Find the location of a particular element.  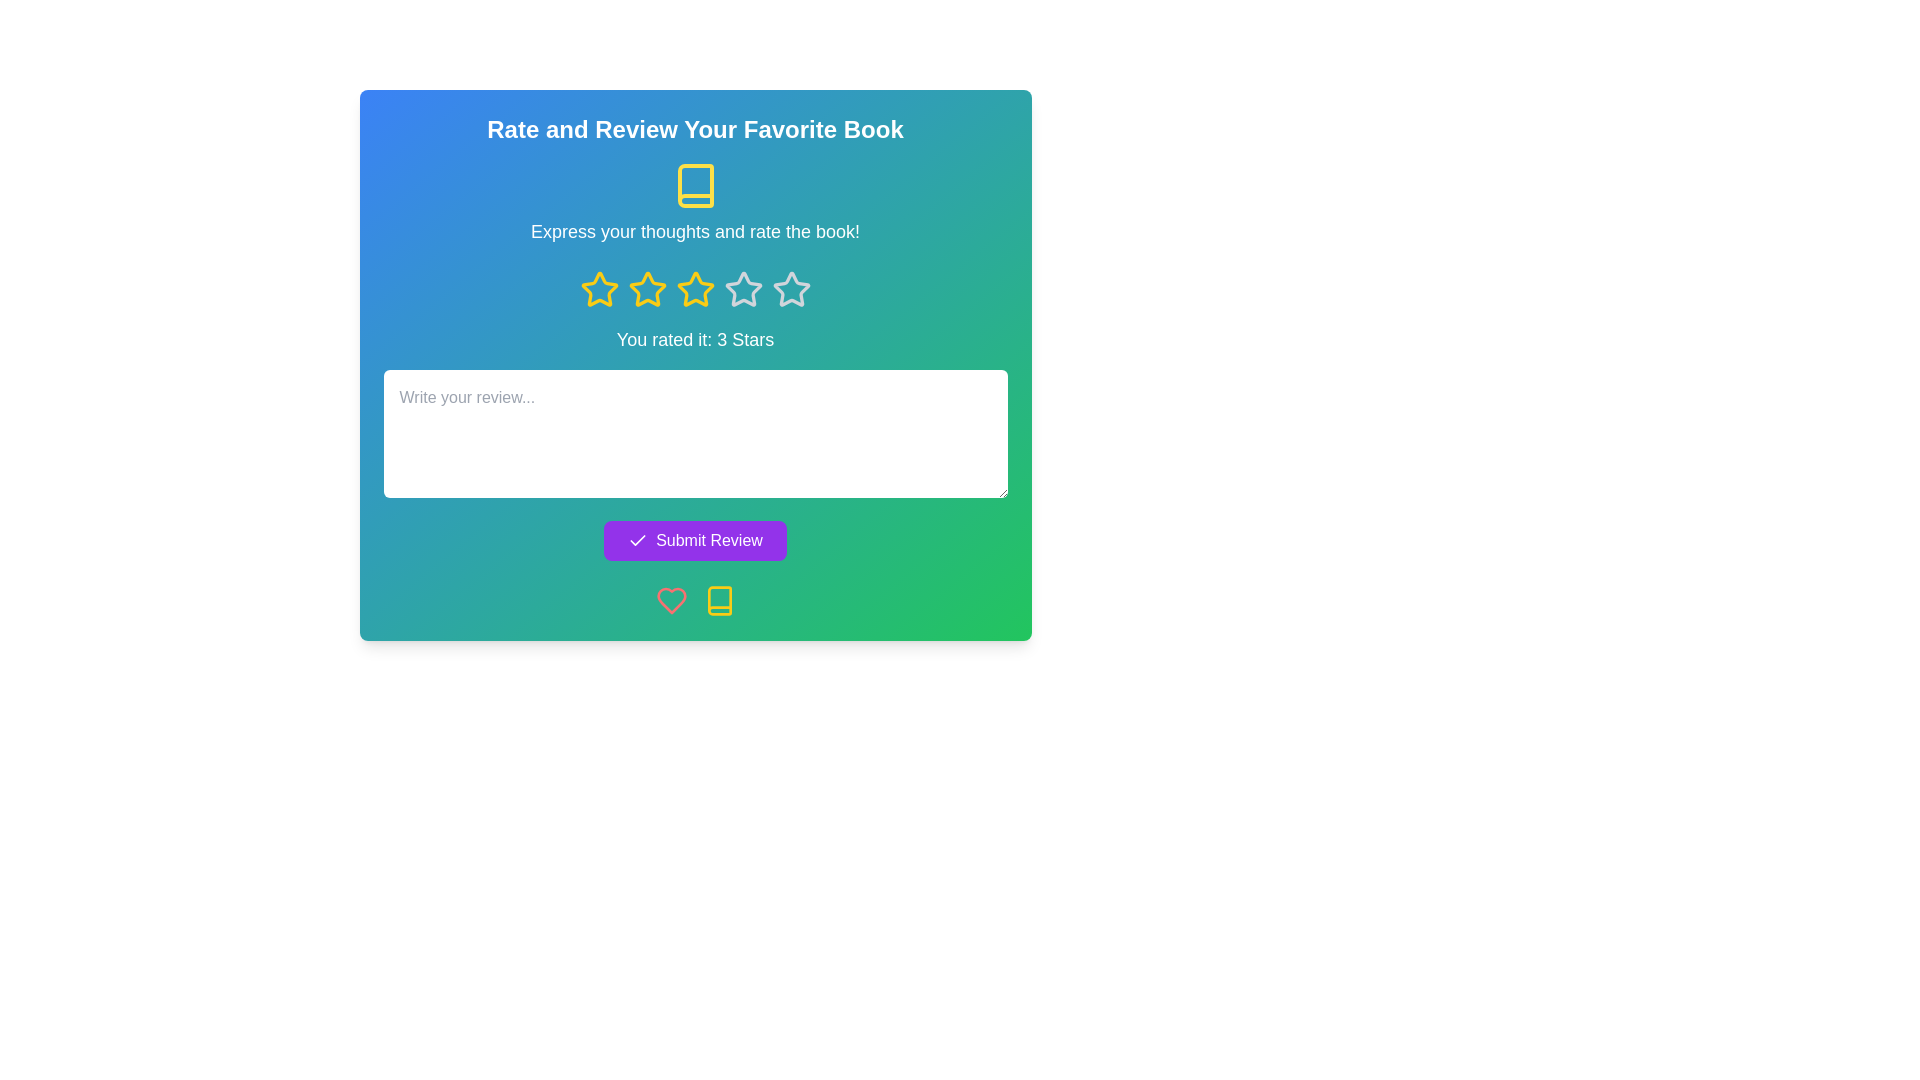

the third star in the five-star rating system, which is part of a rating interface is located at coordinates (647, 289).